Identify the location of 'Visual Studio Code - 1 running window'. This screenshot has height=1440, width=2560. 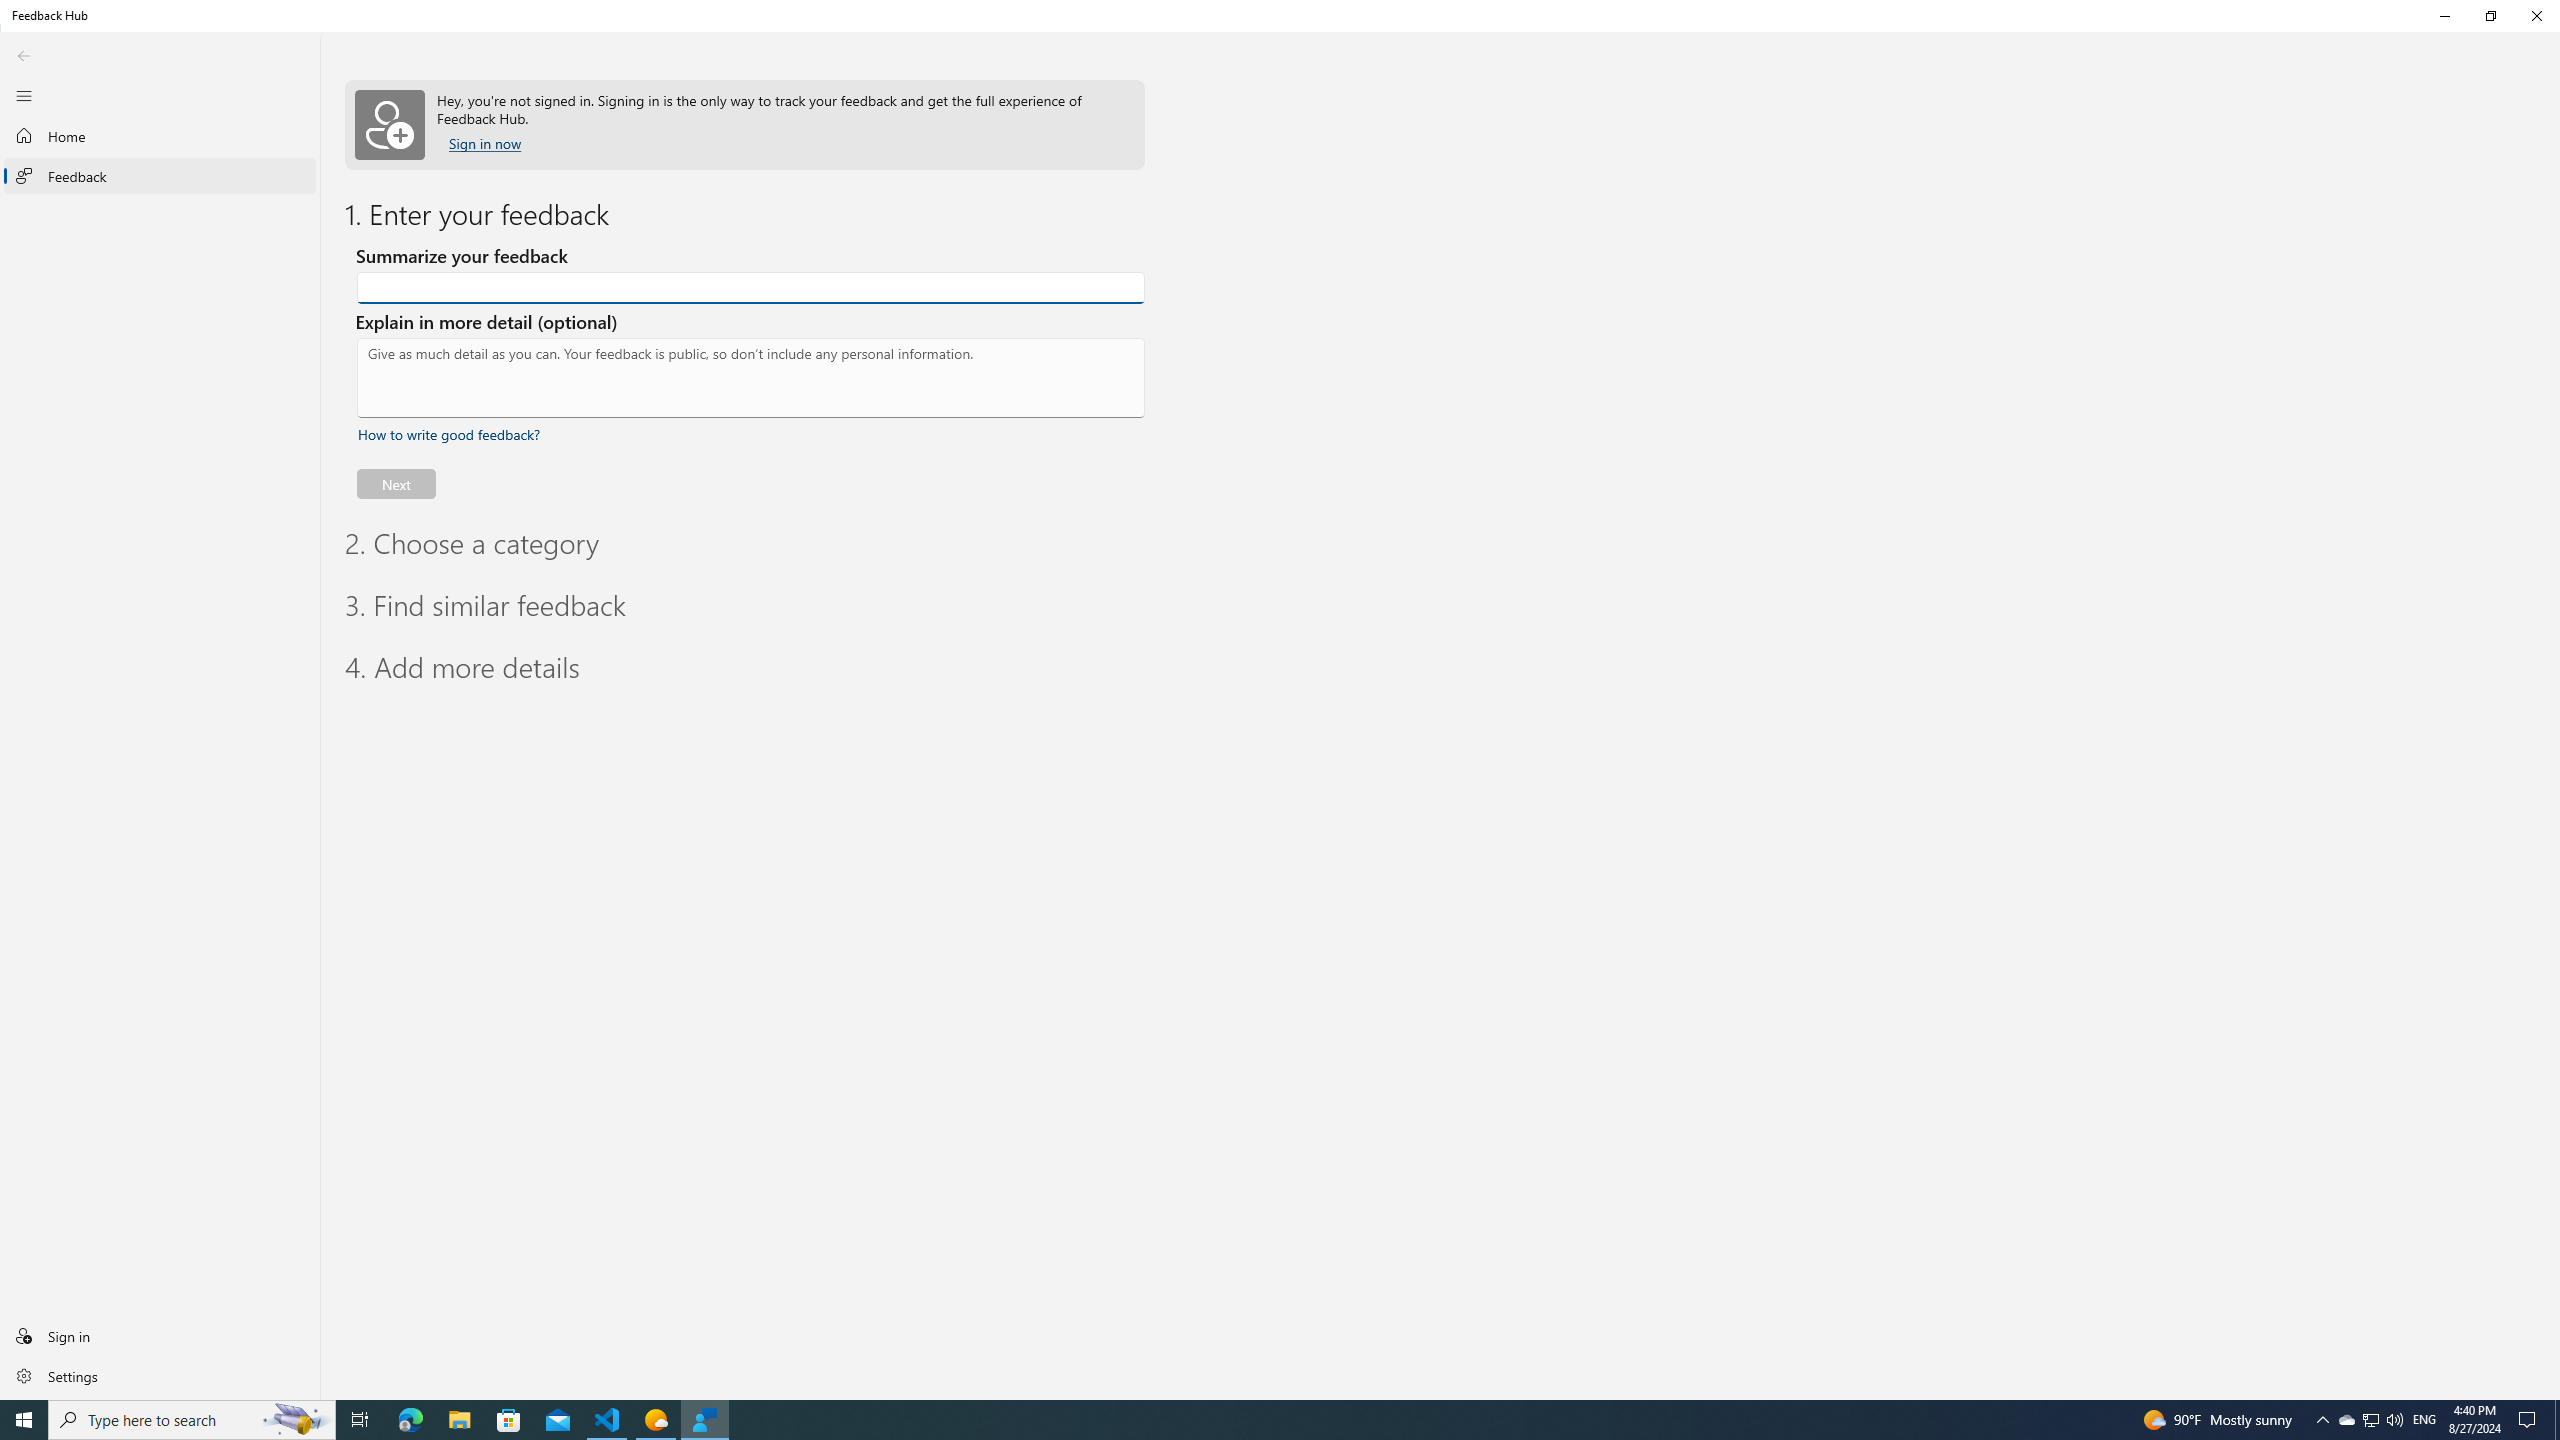
(607, 1418).